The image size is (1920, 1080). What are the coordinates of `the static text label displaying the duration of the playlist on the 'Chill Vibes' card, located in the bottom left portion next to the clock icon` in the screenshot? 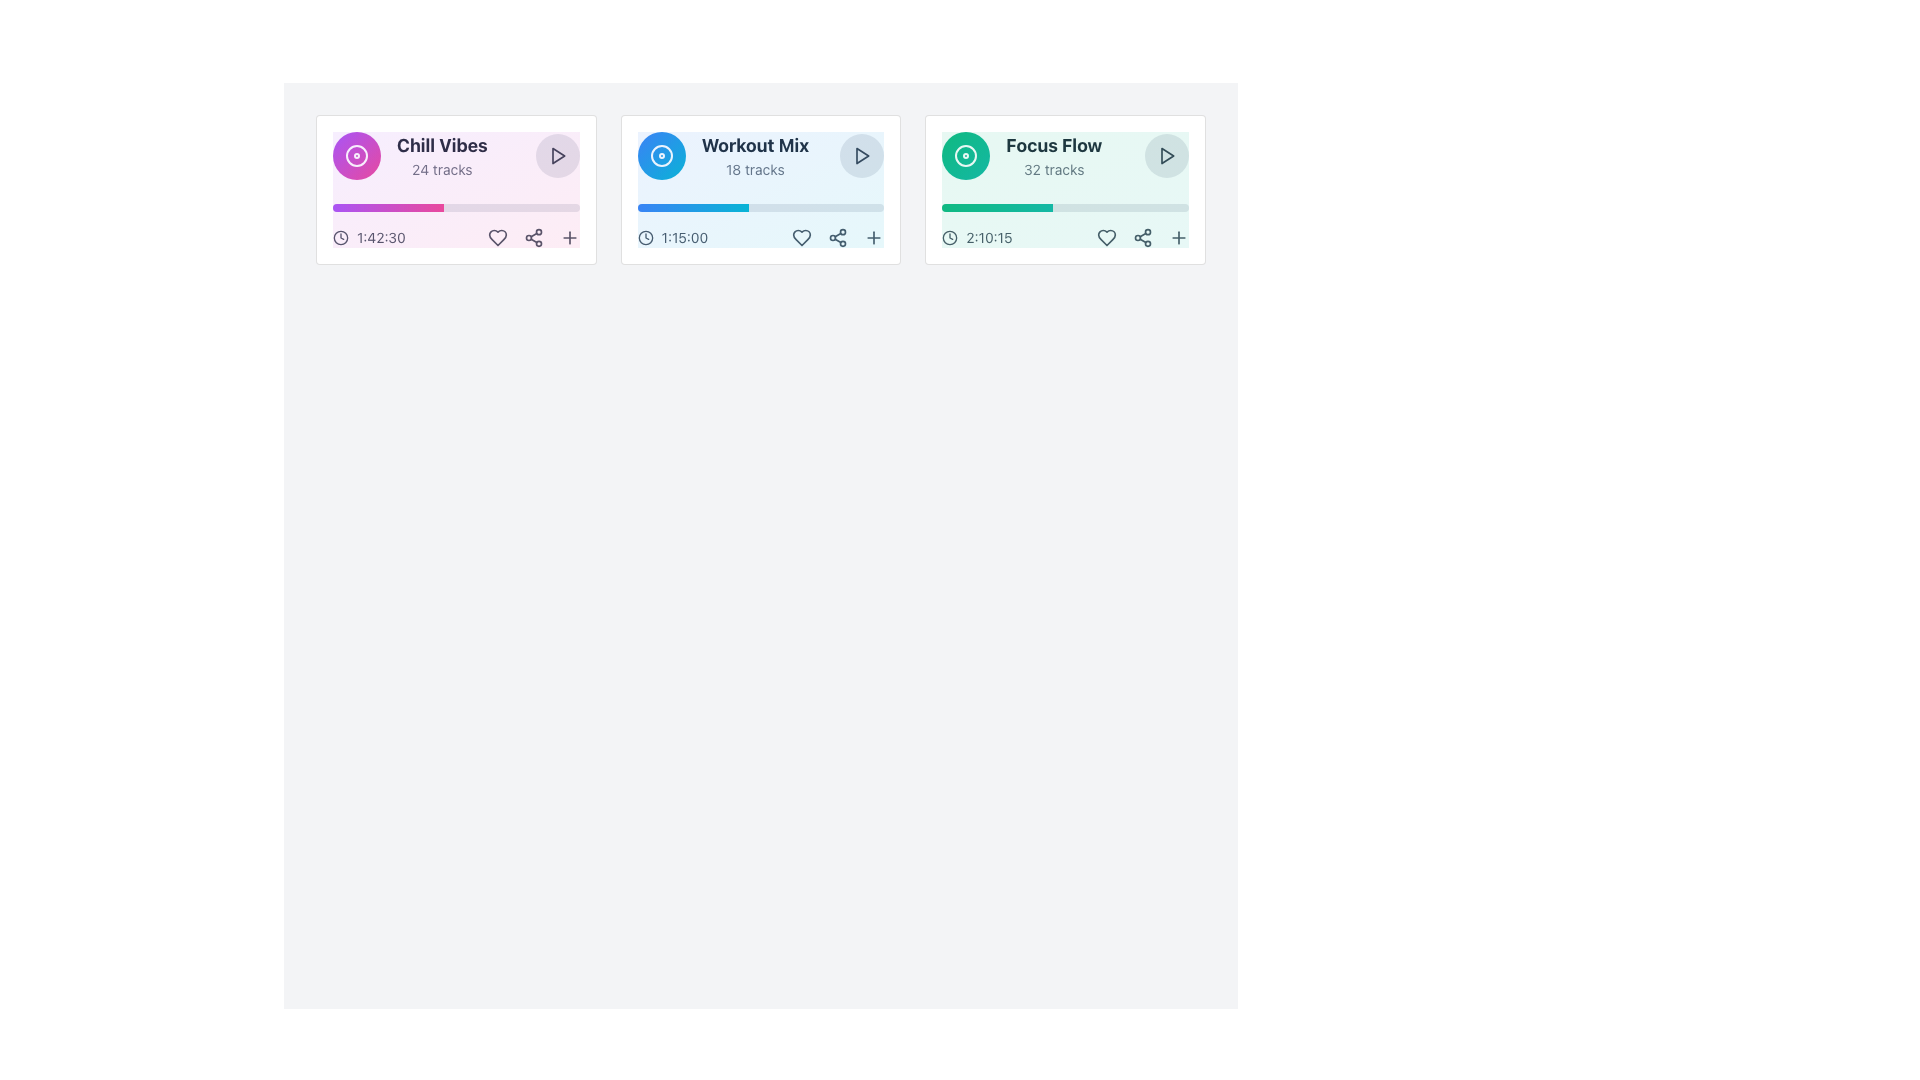 It's located at (381, 237).